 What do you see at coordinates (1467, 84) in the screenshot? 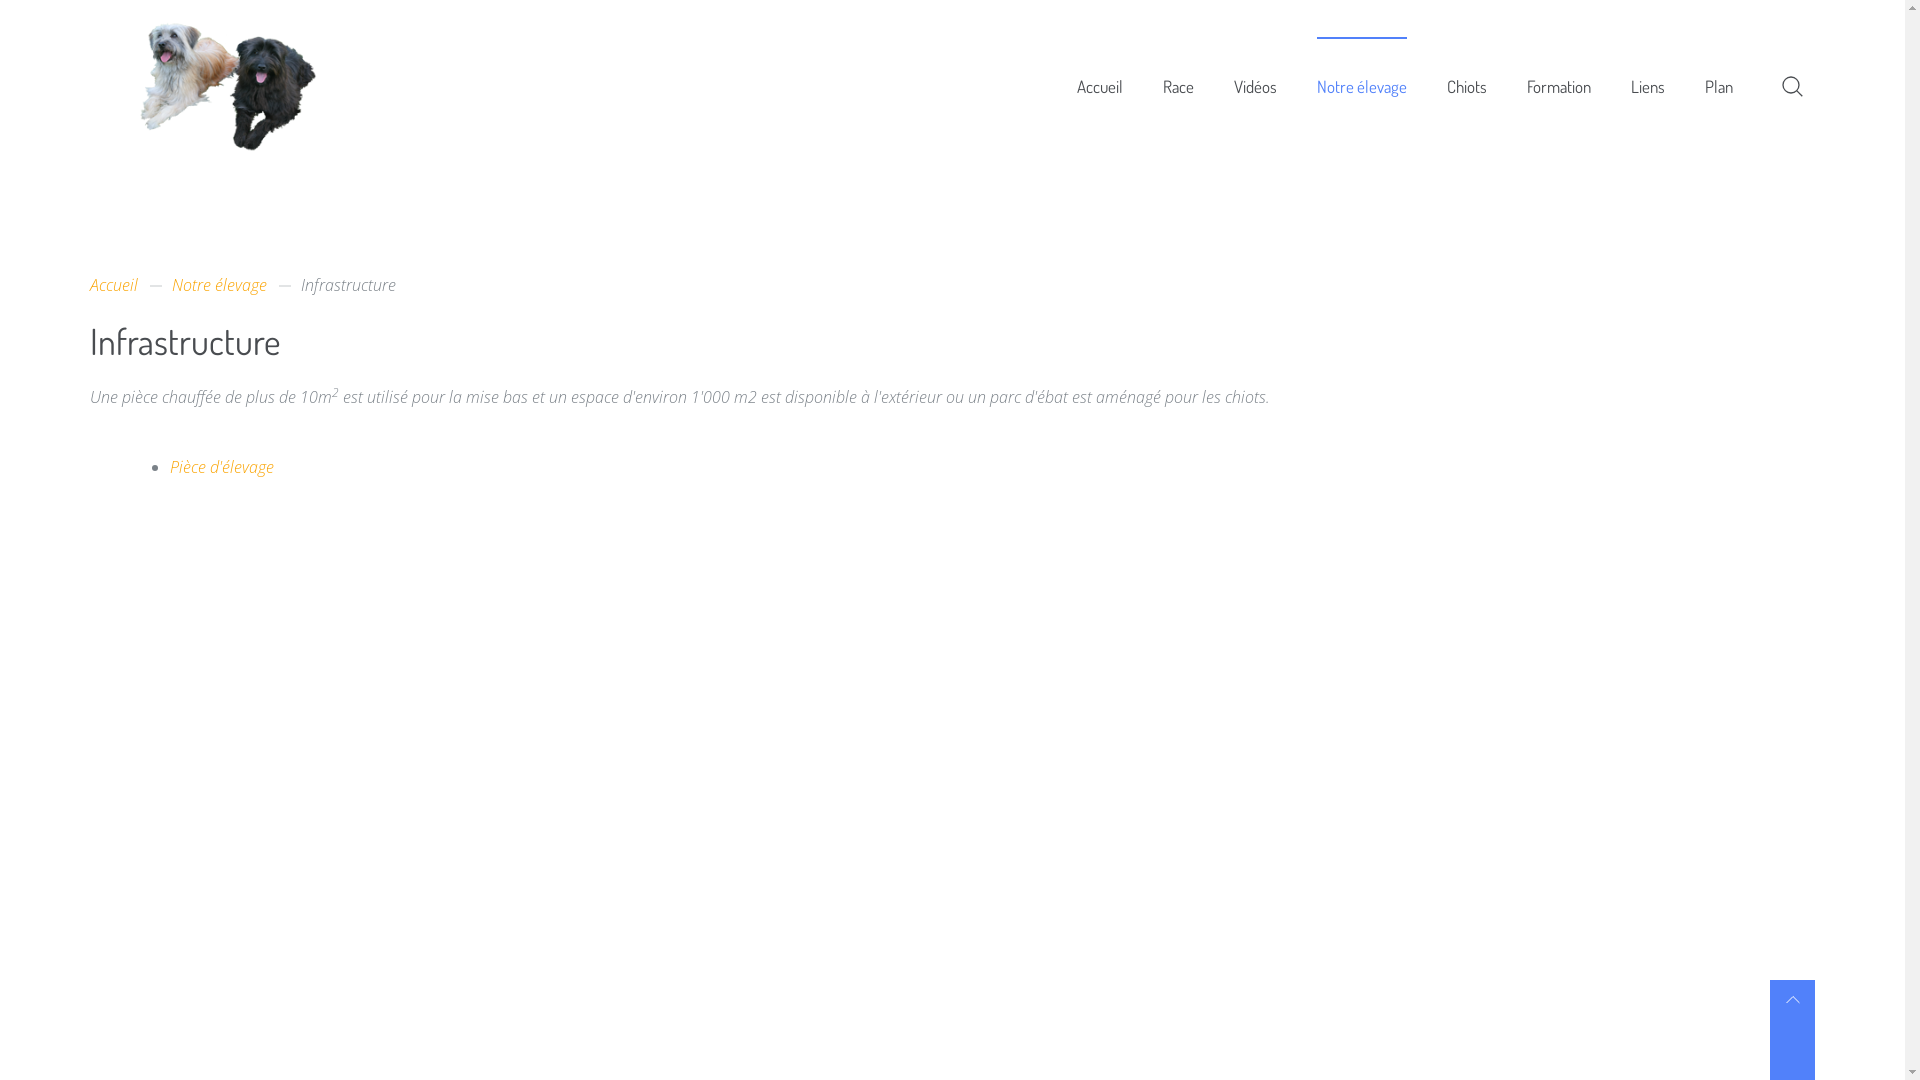
I see `'Chiots'` at bounding box center [1467, 84].